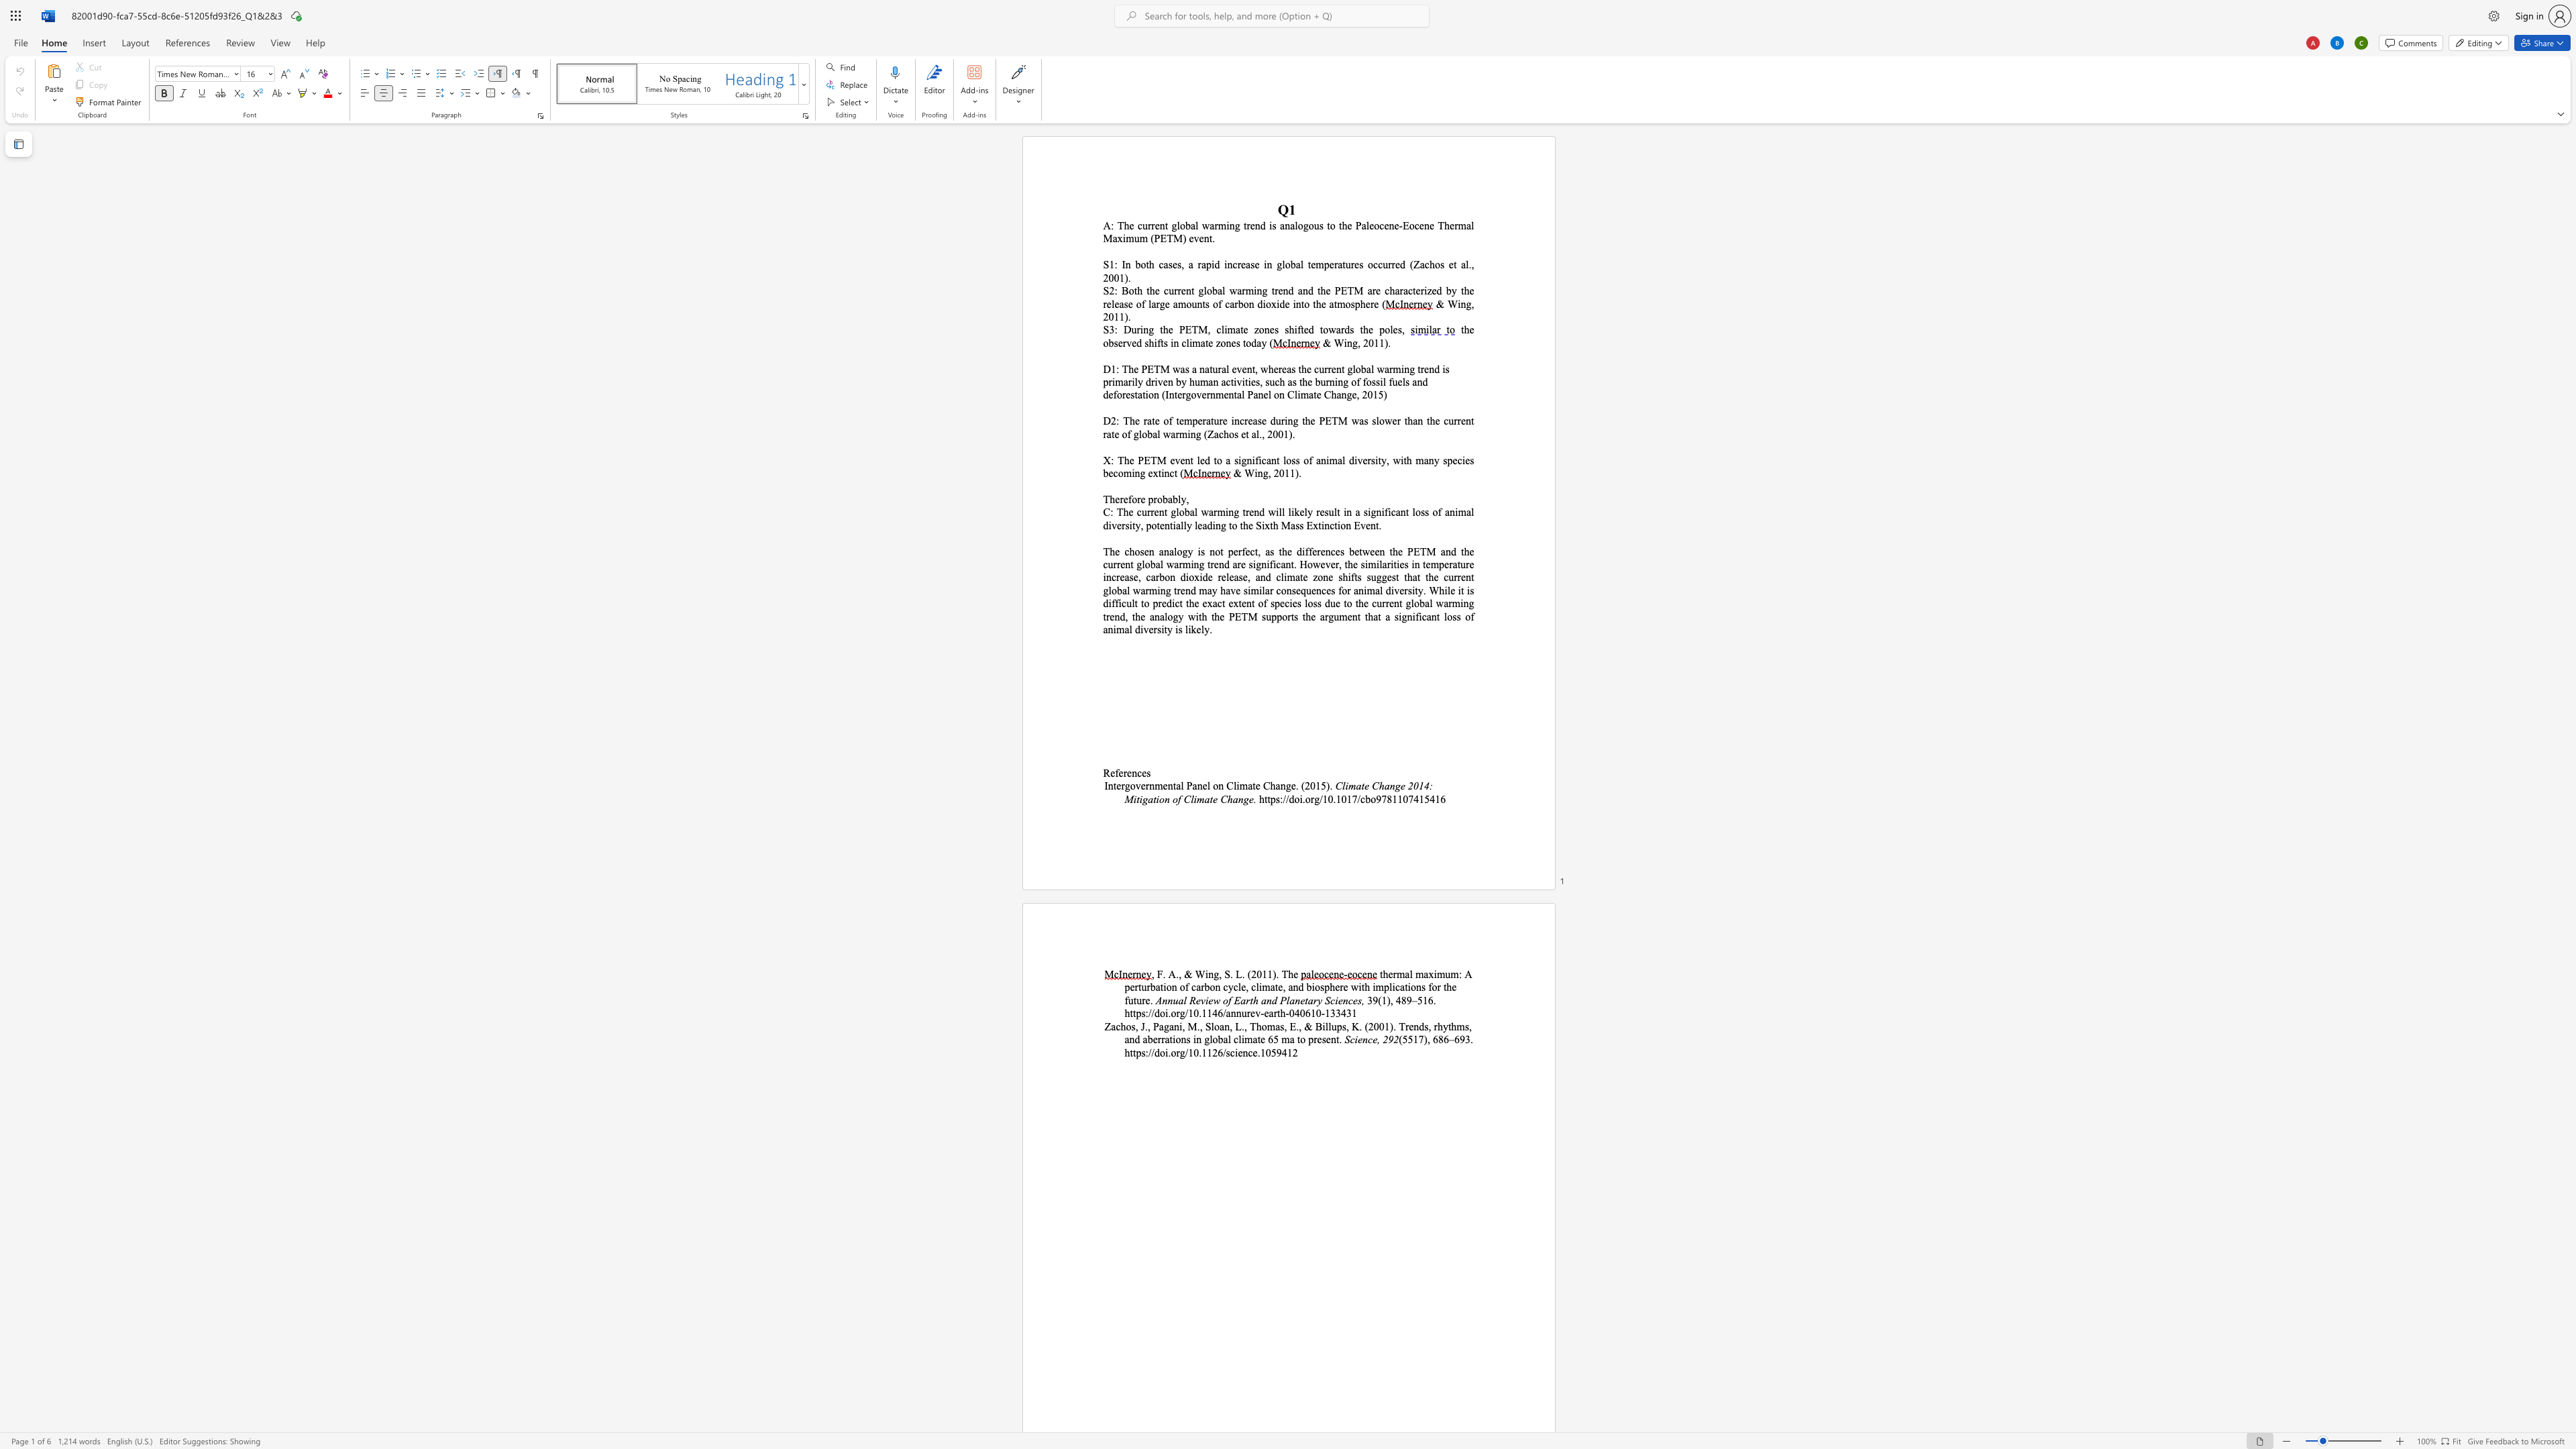  I want to click on the space between the continuous character "g" and "o" in the text, so click(1308, 225).